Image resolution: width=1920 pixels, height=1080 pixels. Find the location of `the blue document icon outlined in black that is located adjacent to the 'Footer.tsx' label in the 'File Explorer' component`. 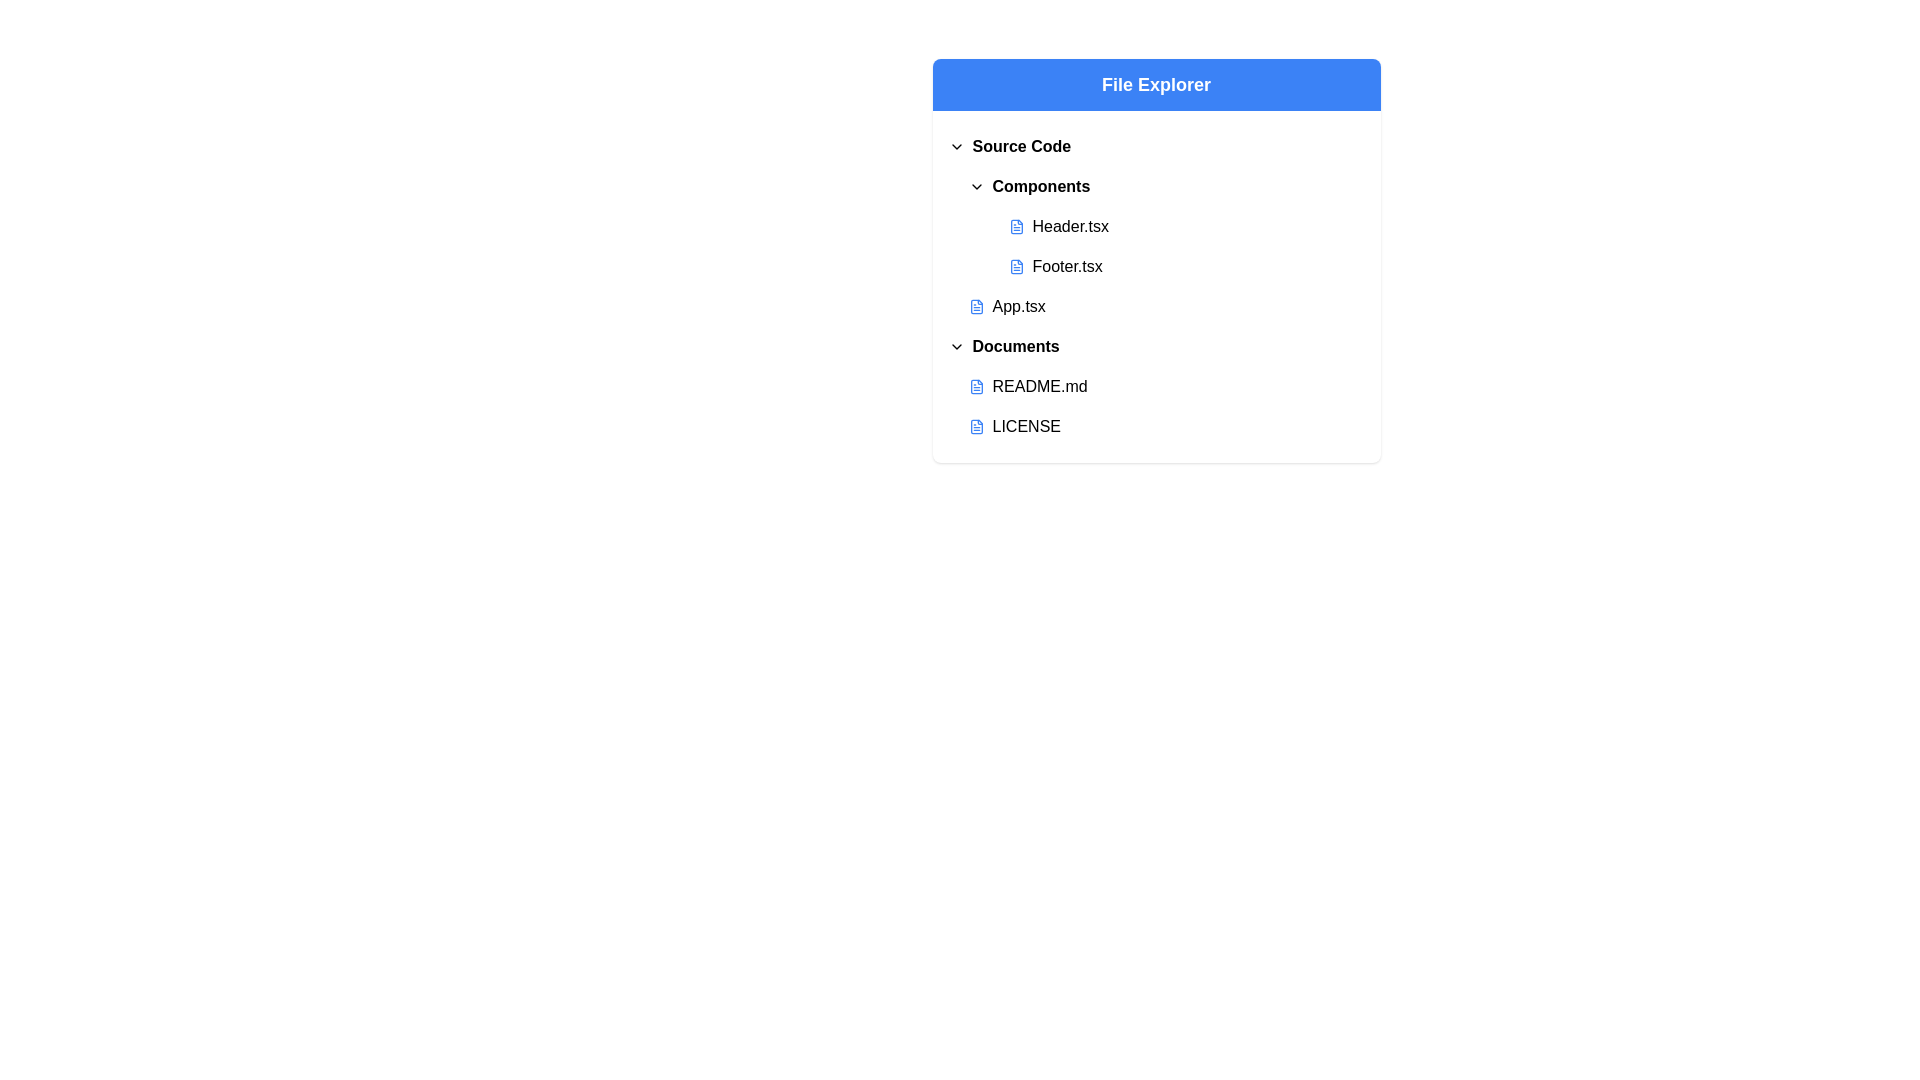

the blue document icon outlined in black that is located adjacent to the 'Footer.tsx' label in the 'File Explorer' component is located at coordinates (1016, 265).